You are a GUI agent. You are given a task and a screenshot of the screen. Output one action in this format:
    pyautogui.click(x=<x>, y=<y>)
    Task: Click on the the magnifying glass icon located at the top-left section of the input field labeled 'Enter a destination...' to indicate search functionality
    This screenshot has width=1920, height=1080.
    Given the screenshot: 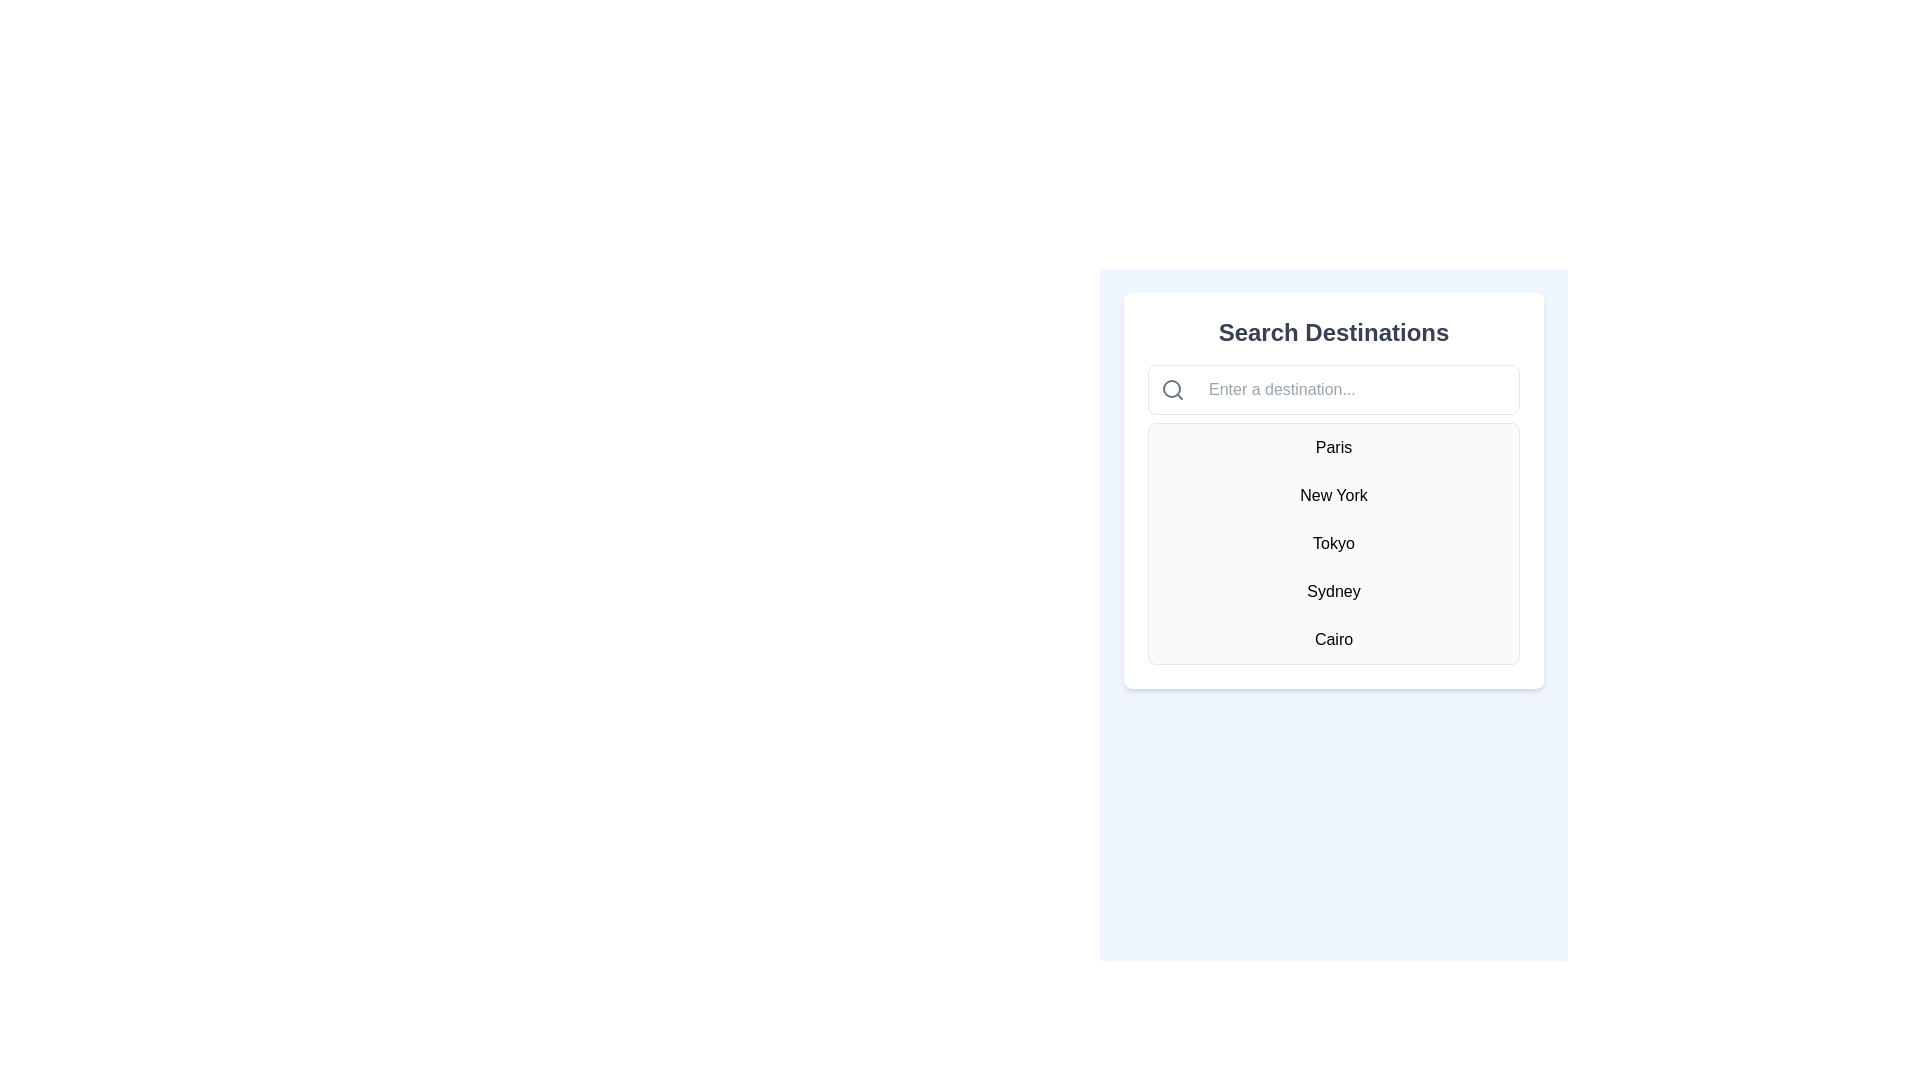 What is the action you would take?
    pyautogui.click(x=1172, y=389)
    